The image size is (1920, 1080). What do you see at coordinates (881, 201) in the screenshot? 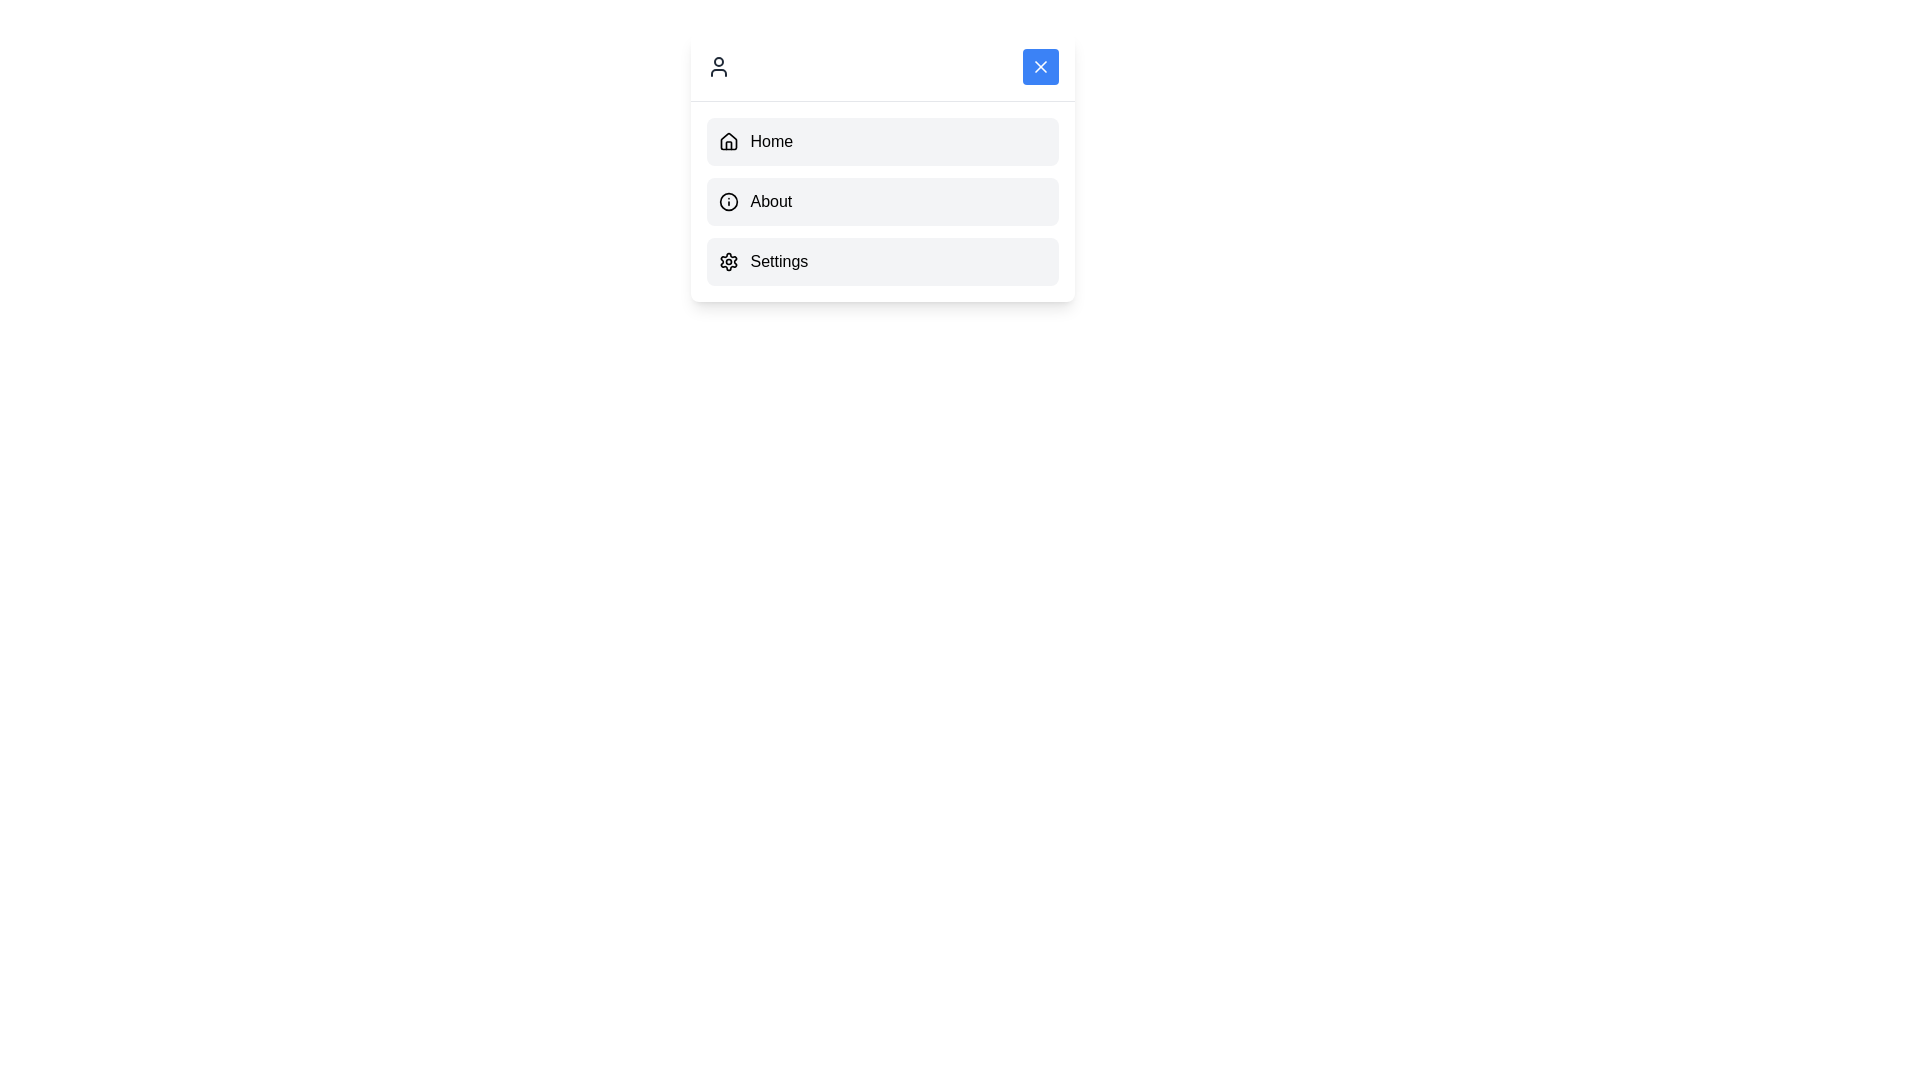
I see `the 'About' button, which is the second item in a vertical stack of menu items` at bounding box center [881, 201].